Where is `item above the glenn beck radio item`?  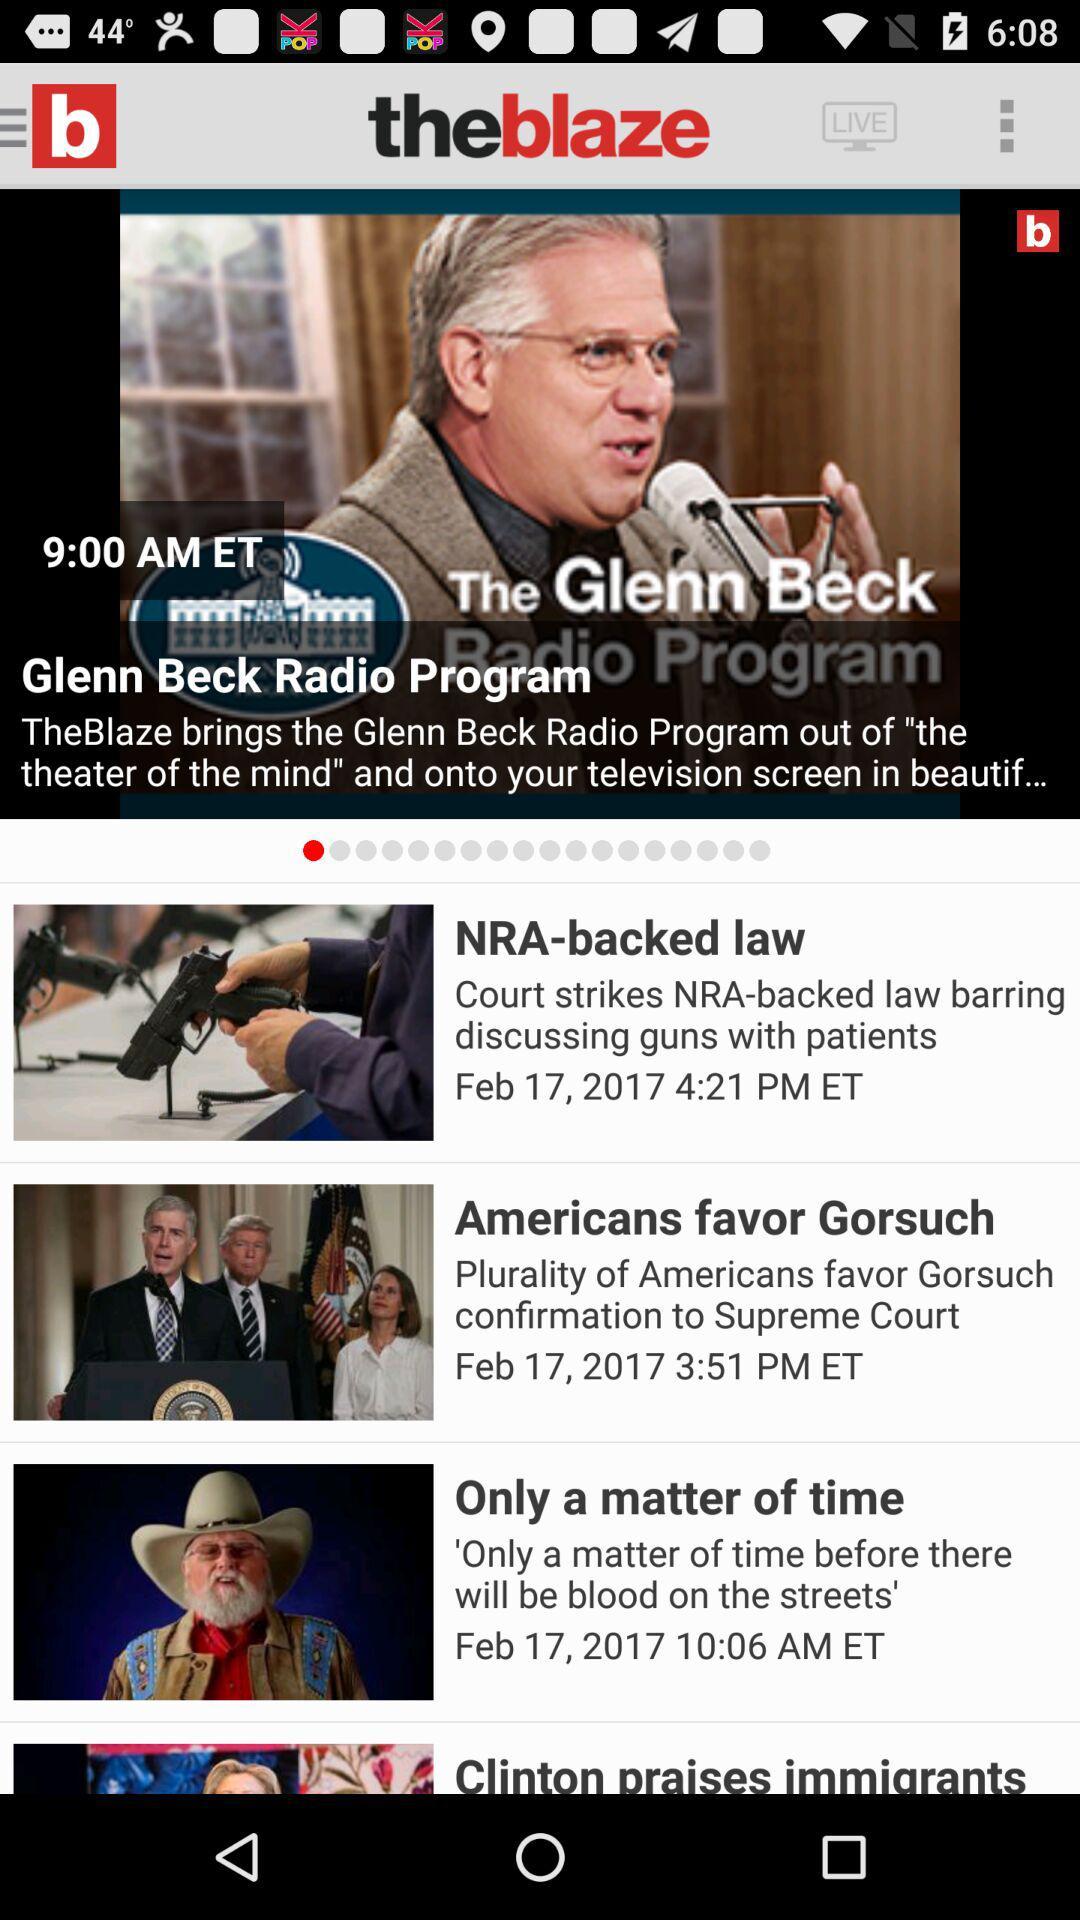
item above the glenn beck radio item is located at coordinates (151, 550).